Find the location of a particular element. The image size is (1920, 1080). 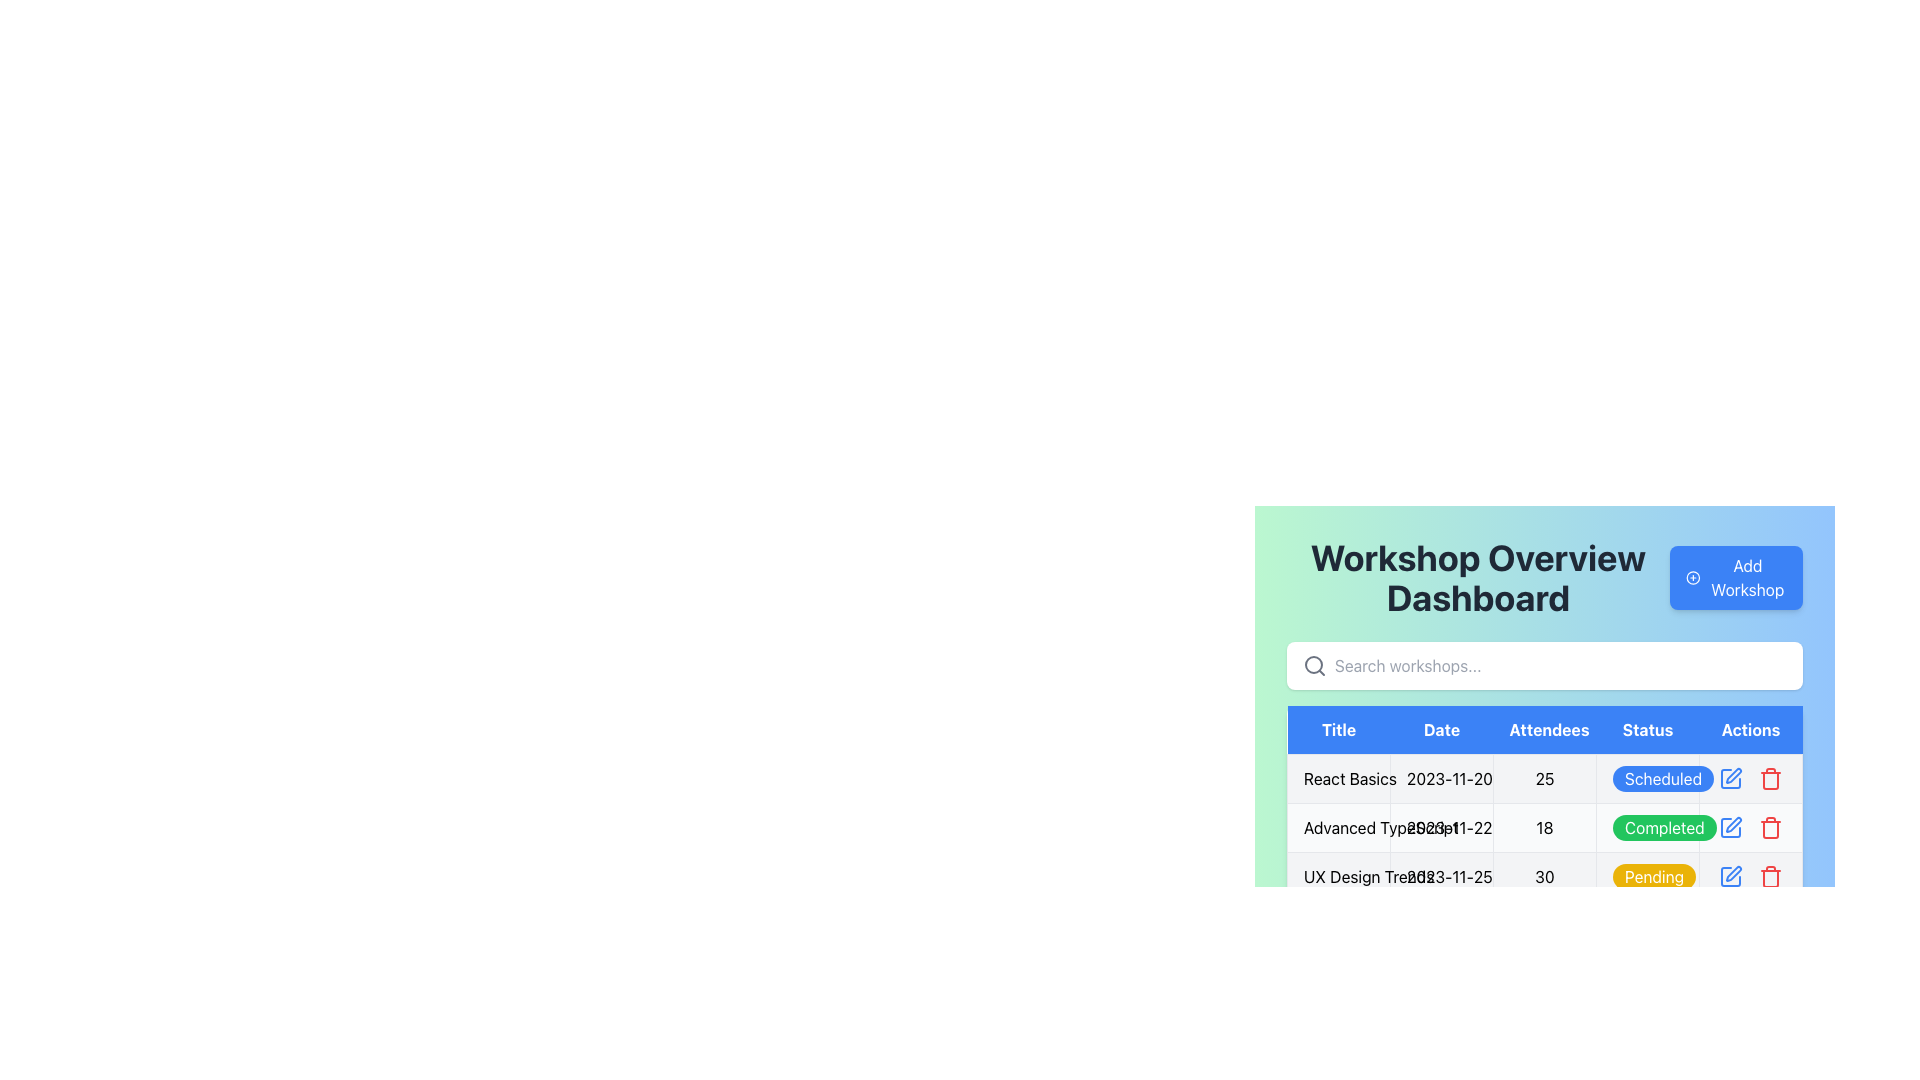

the table header row that provides labels for the data columns, positioned beneath the input search field is located at coordinates (1544, 729).